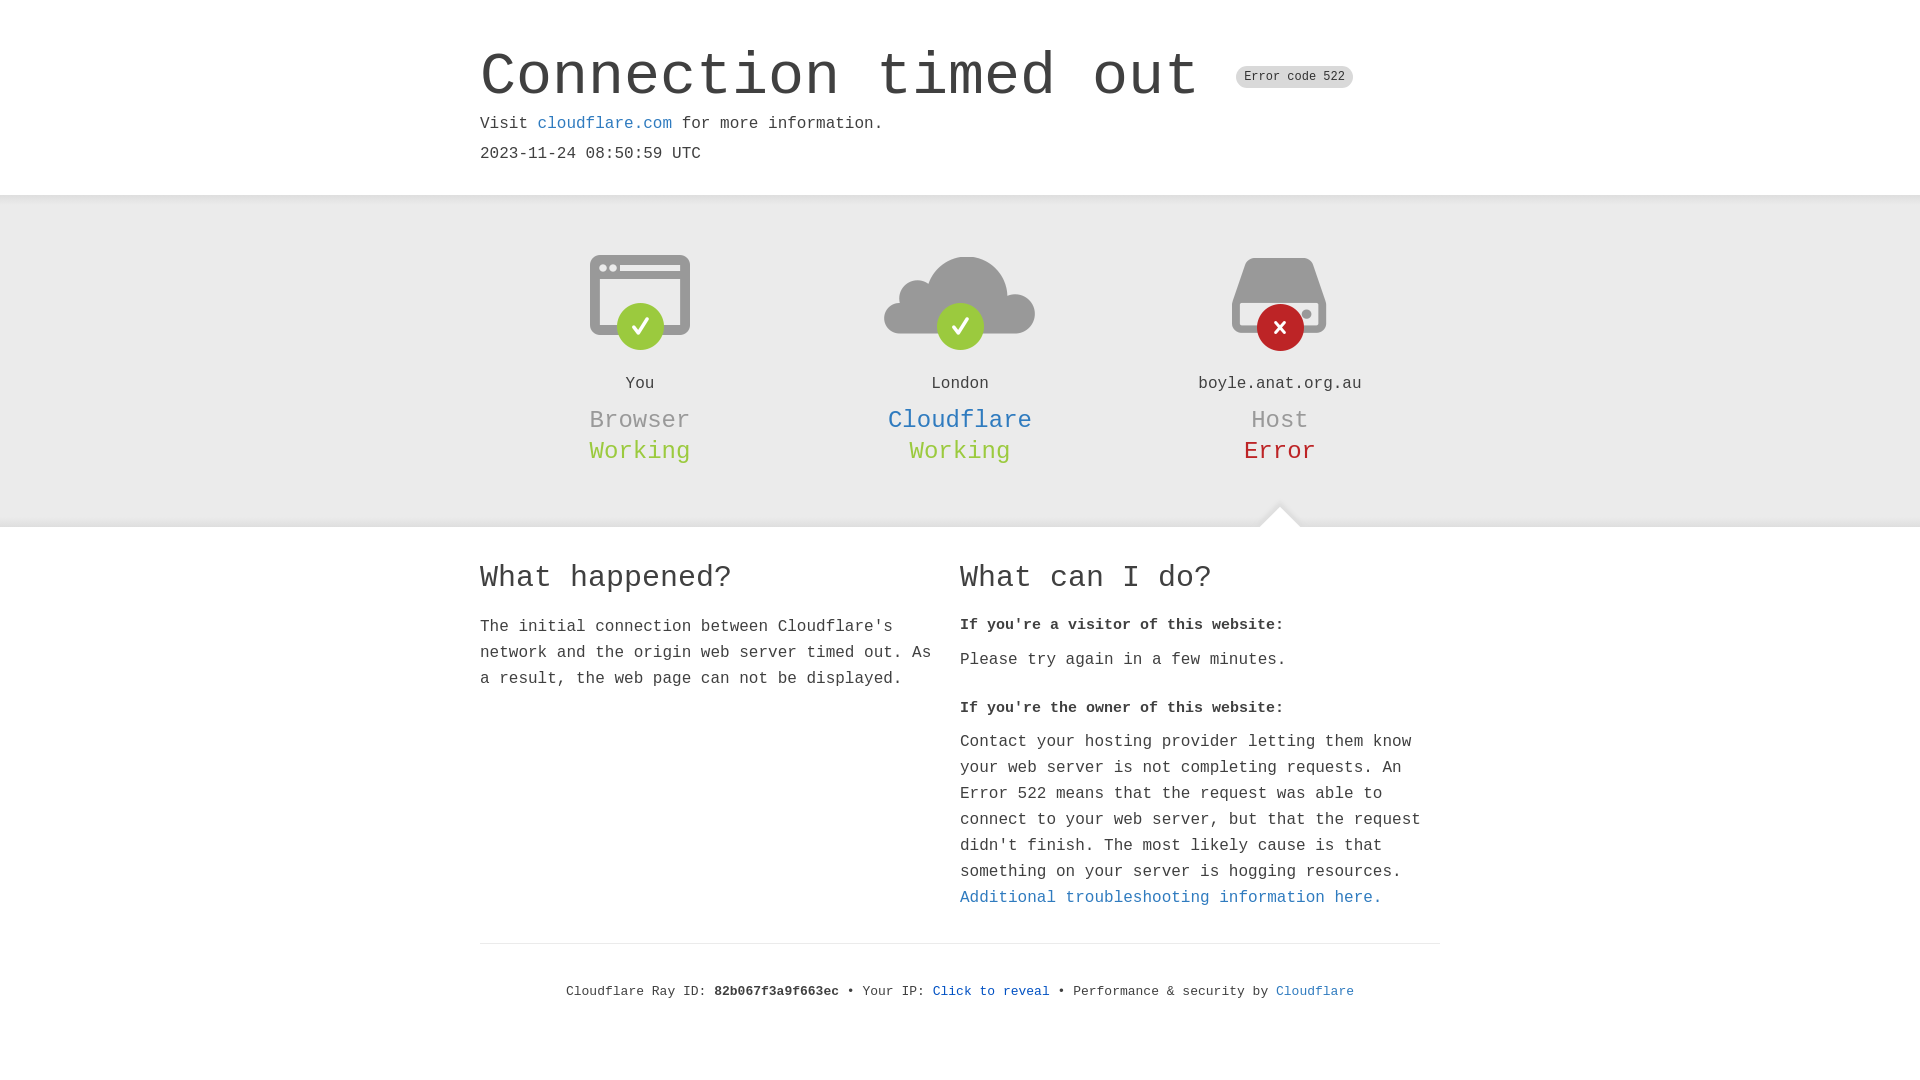 This screenshot has width=1920, height=1080. Describe the element at coordinates (991, 991) in the screenshot. I see `'Click to reveal'` at that location.